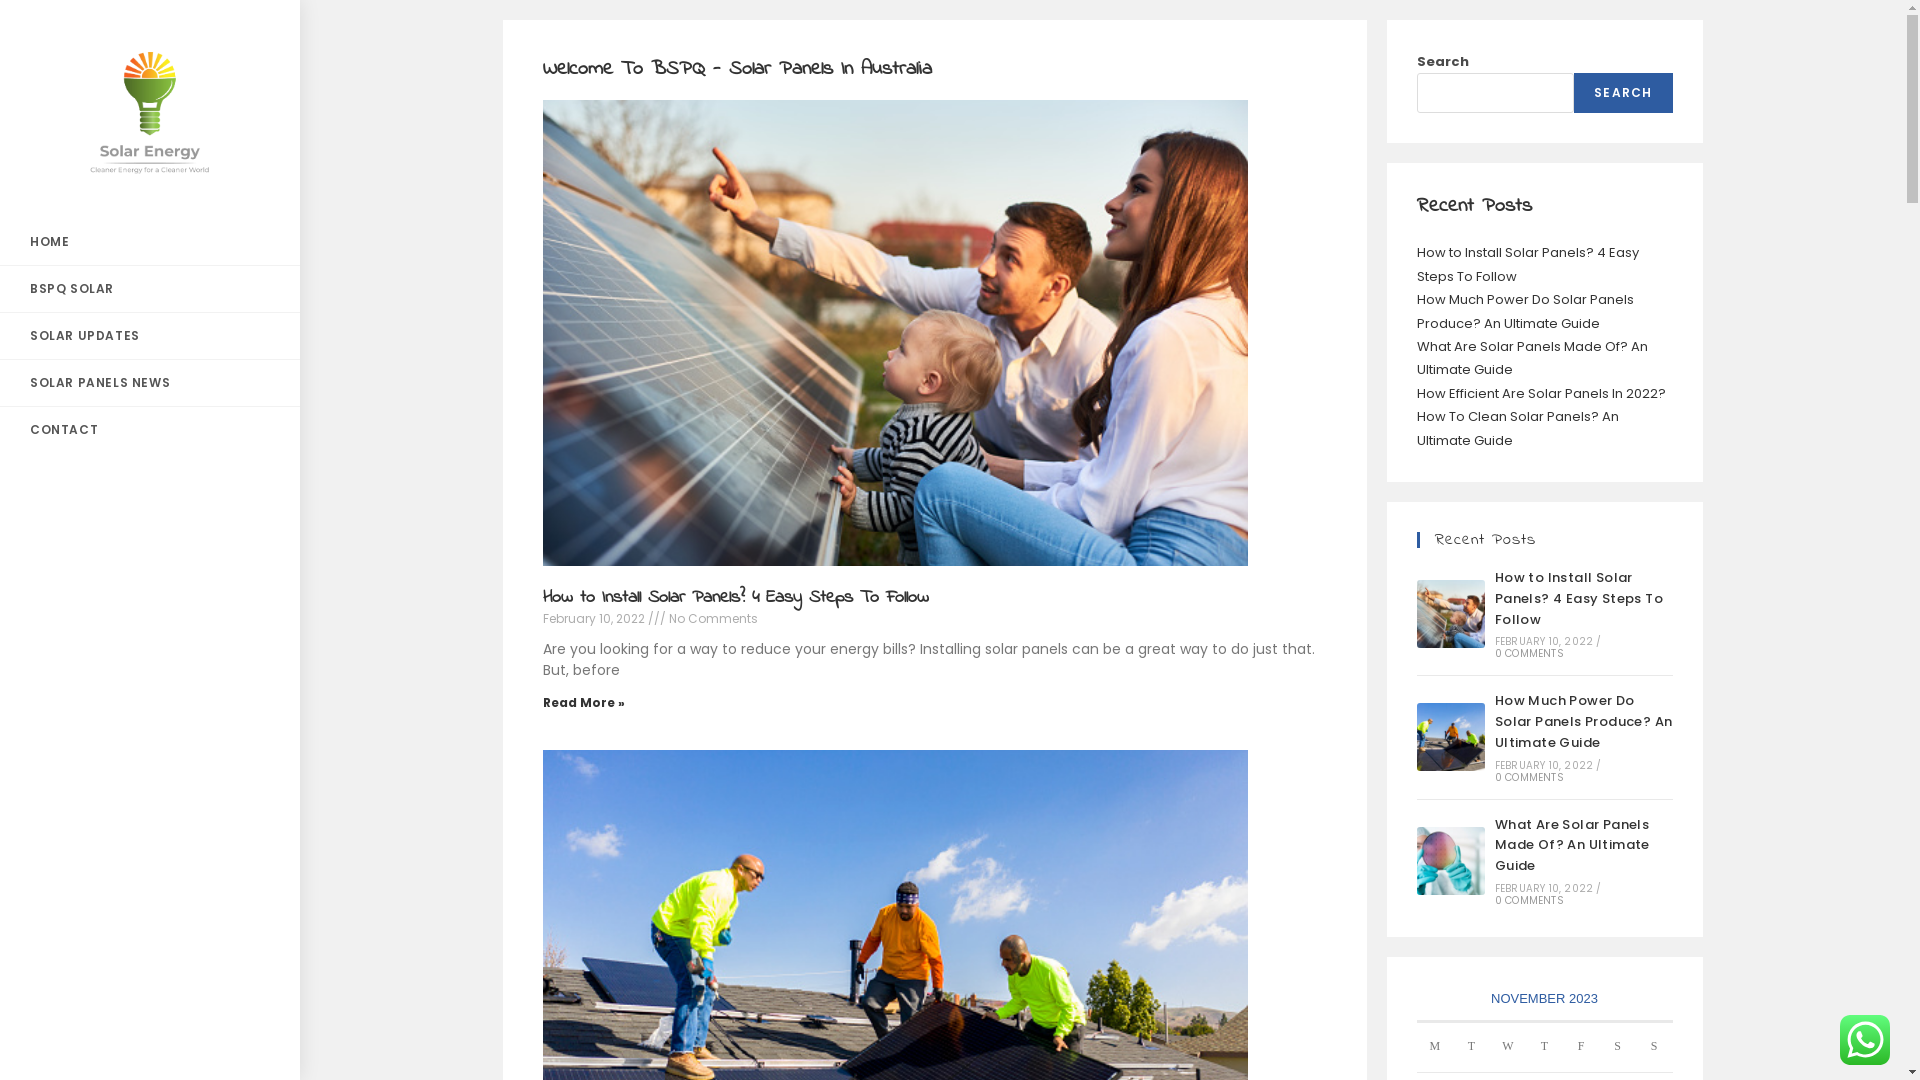 The image size is (1920, 1080). Describe the element at coordinates (148, 428) in the screenshot. I see `'CONTACT'` at that location.